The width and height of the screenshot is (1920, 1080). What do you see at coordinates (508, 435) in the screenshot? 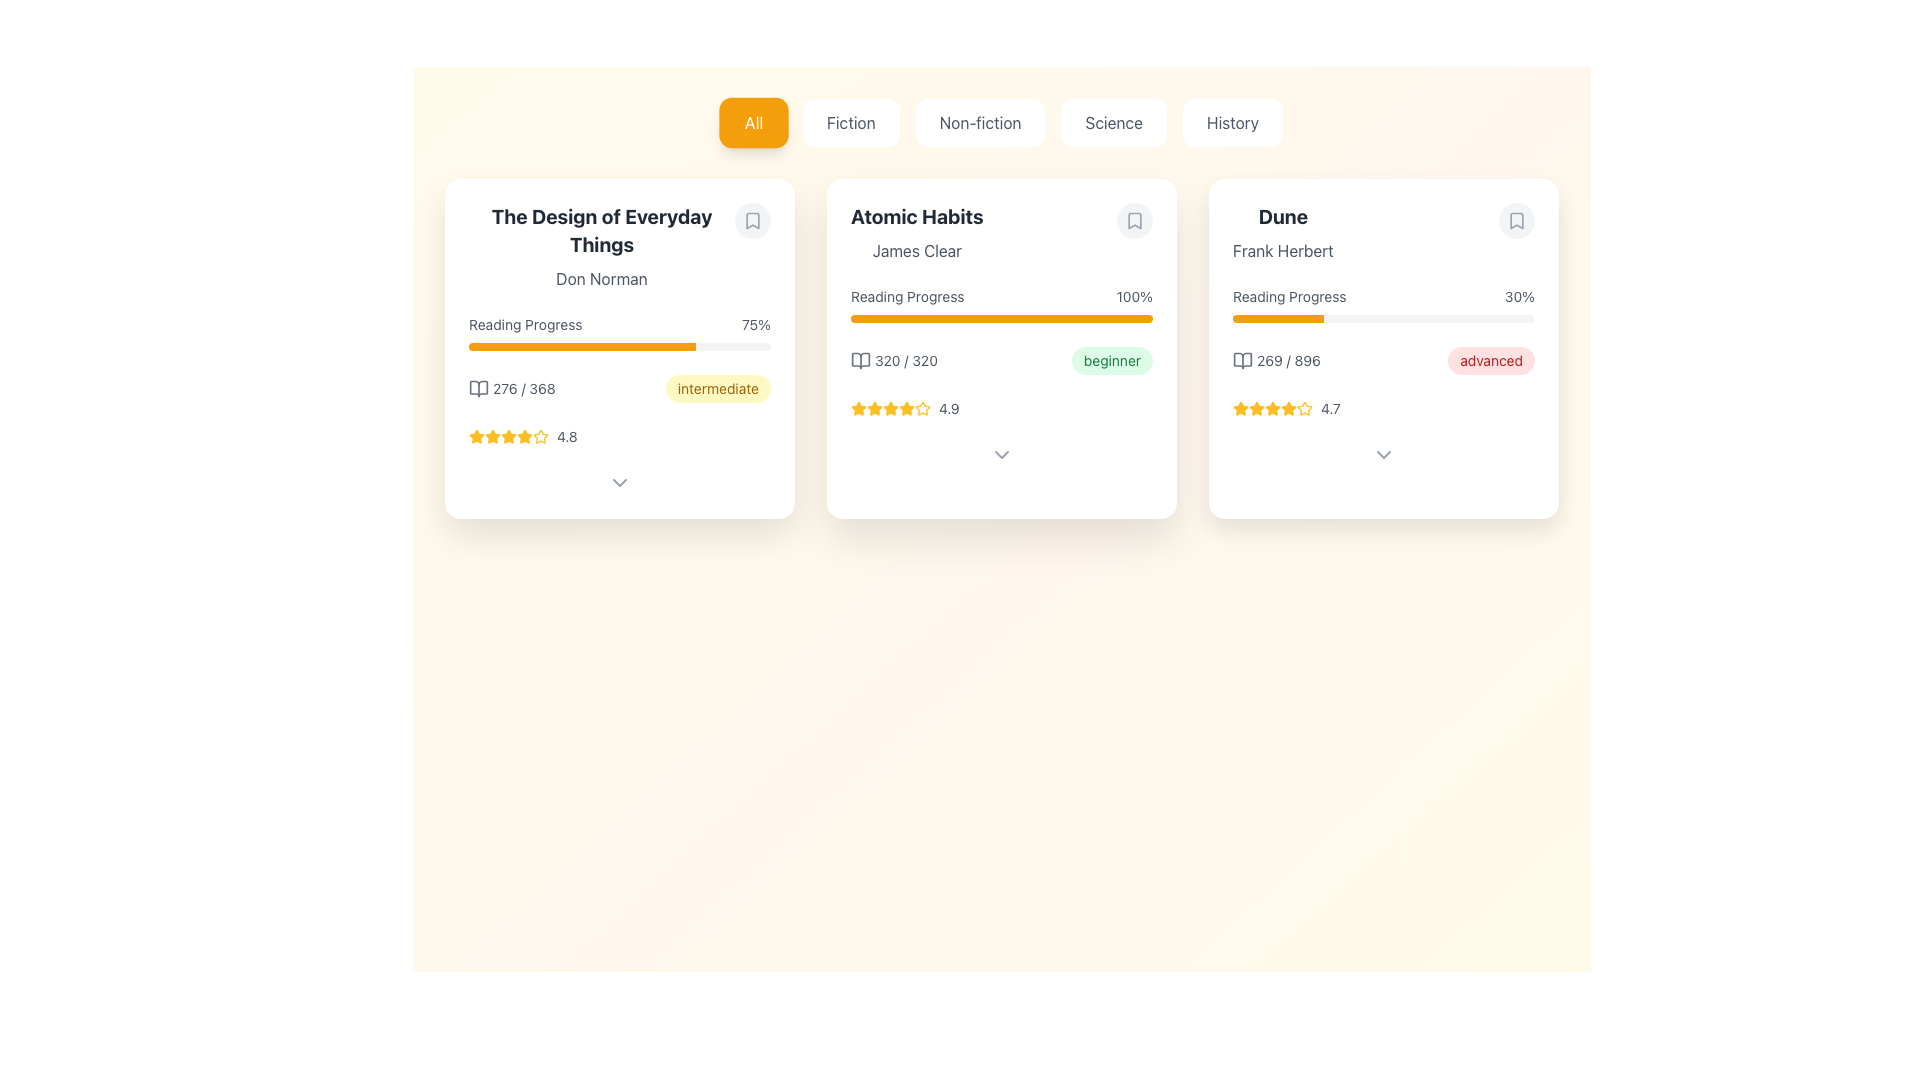
I see `the fifth star icon to rate the book 'The Design of Everyday Things' located in the first card of a three-card layout` at bounding box center [508, 435].